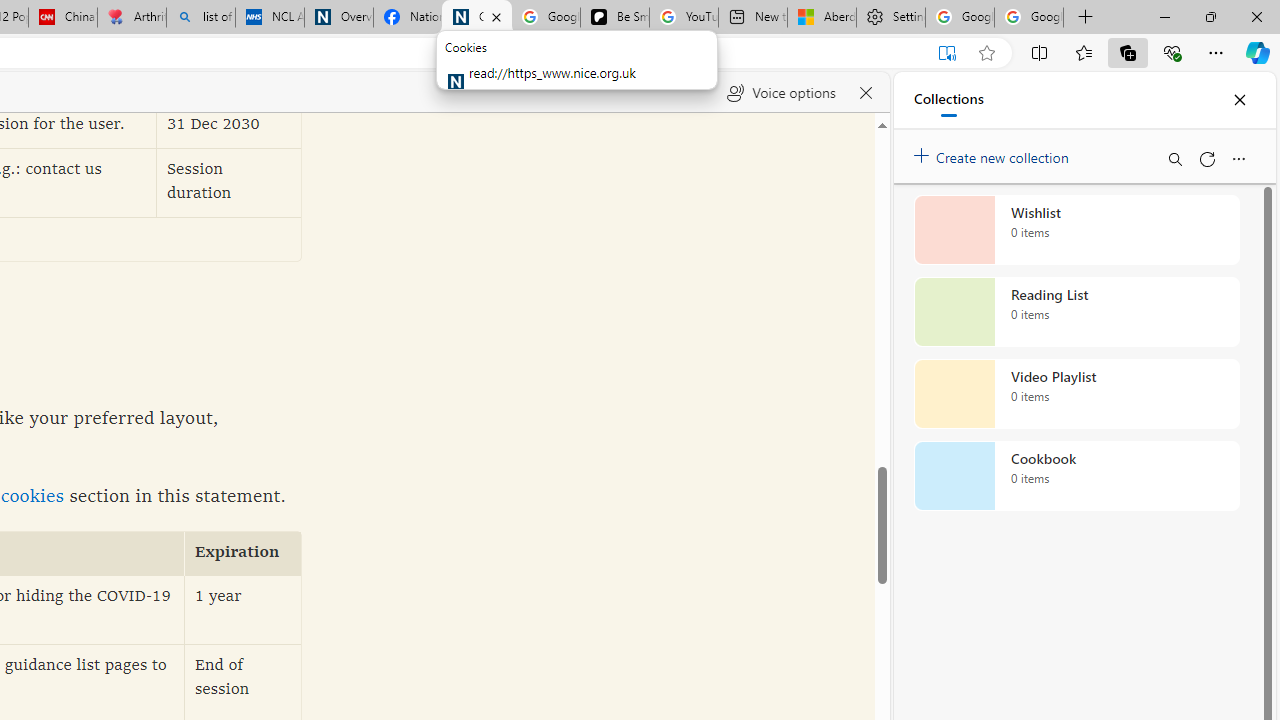 The width and height of the screenshot is (1280, 720). What do you see at coordinates (269, 17) in the screenshot?
I see `'NCL Adult Asthma Inhaler Choice Guideline'` at bounding box center [269, 17].